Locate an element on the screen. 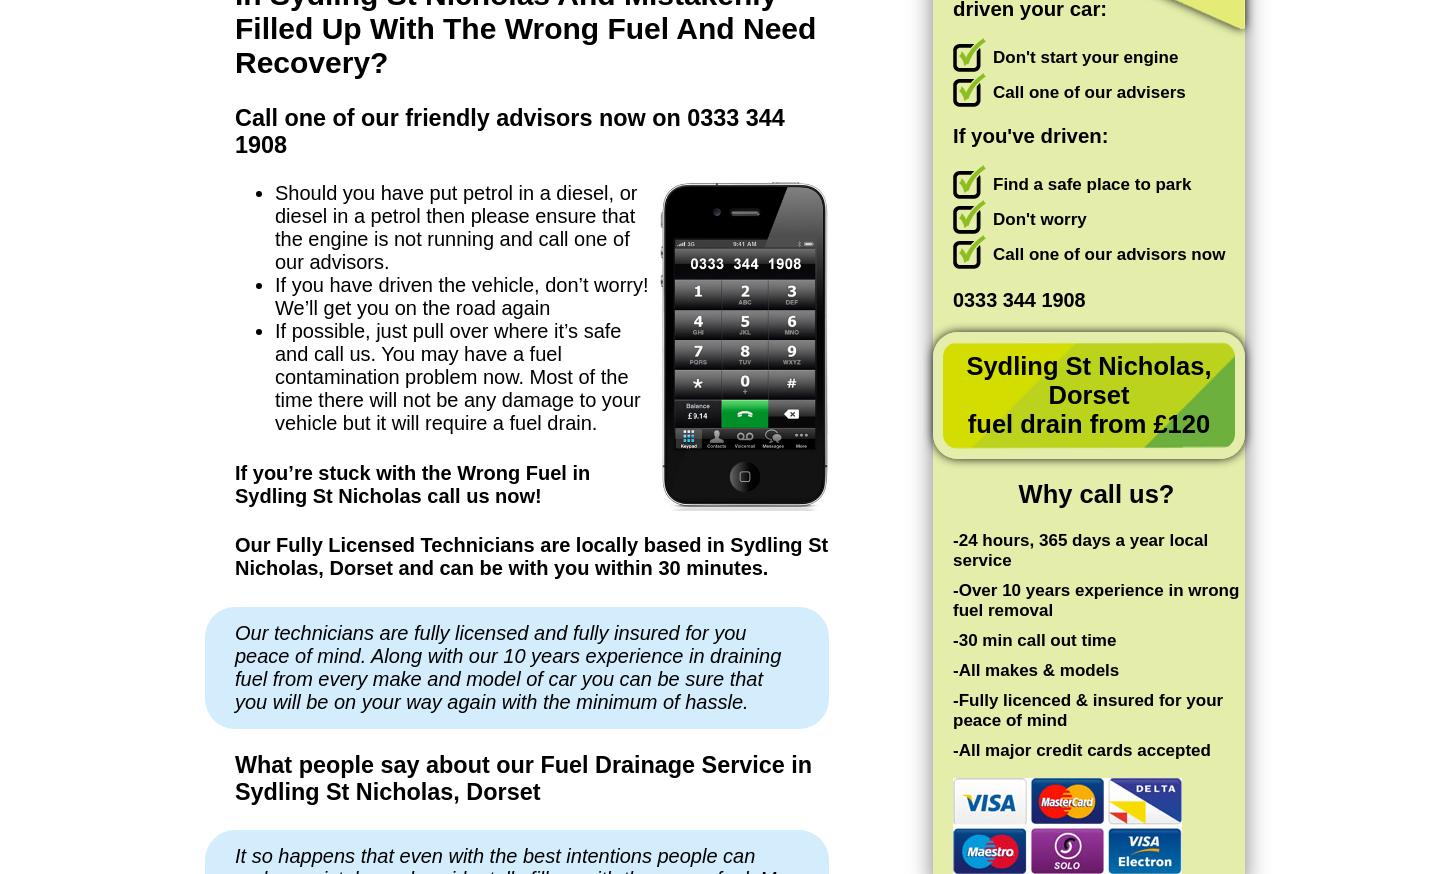 This screenshot has height=874, width=1450. 'If possible, just pull over where it’s safe and call us. You may have a fuel contamination problem now. Most of the time there will not be any damage to your vehicle but it will require a fuel drain.' is located at coordinates (456, 375).